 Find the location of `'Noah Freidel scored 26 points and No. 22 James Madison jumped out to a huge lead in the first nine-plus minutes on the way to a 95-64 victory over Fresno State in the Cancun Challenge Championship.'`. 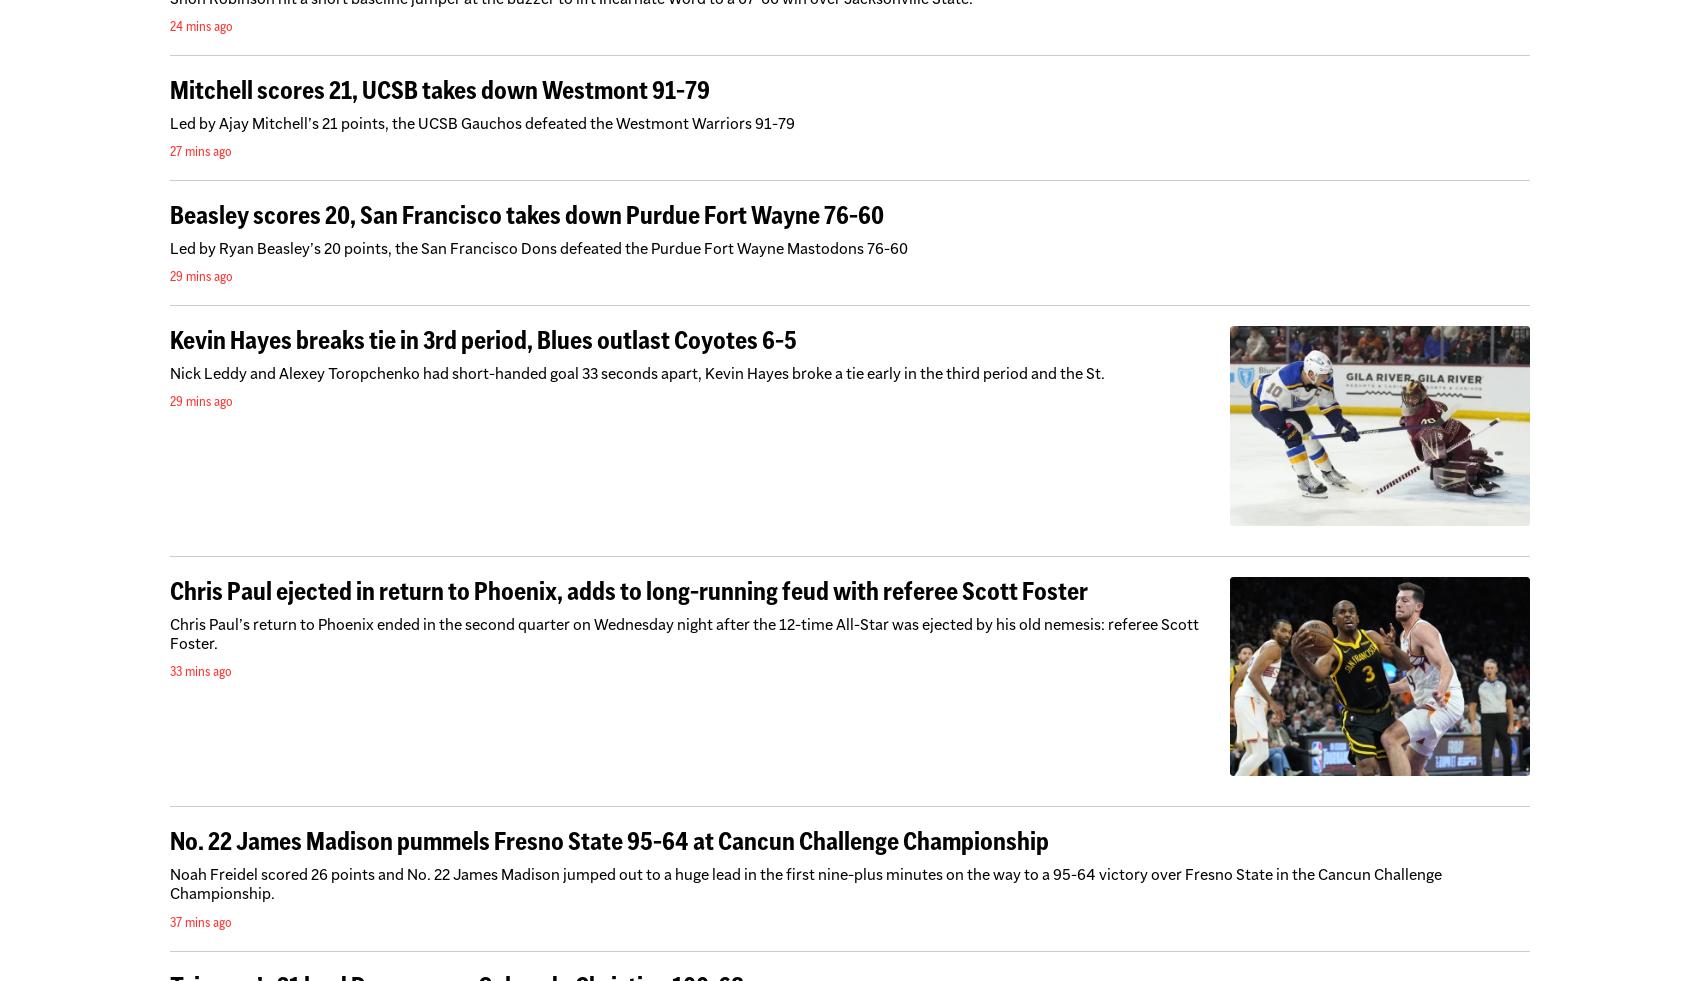

'Noah Freidel scored 26 points and No. 22 James Madison jumped out to a huge lead in the first nine-plus minutes on the way to a 95-64 victory over Fresno State in the Cancun Challenge Championship.' is located at coordinates (804, 883).